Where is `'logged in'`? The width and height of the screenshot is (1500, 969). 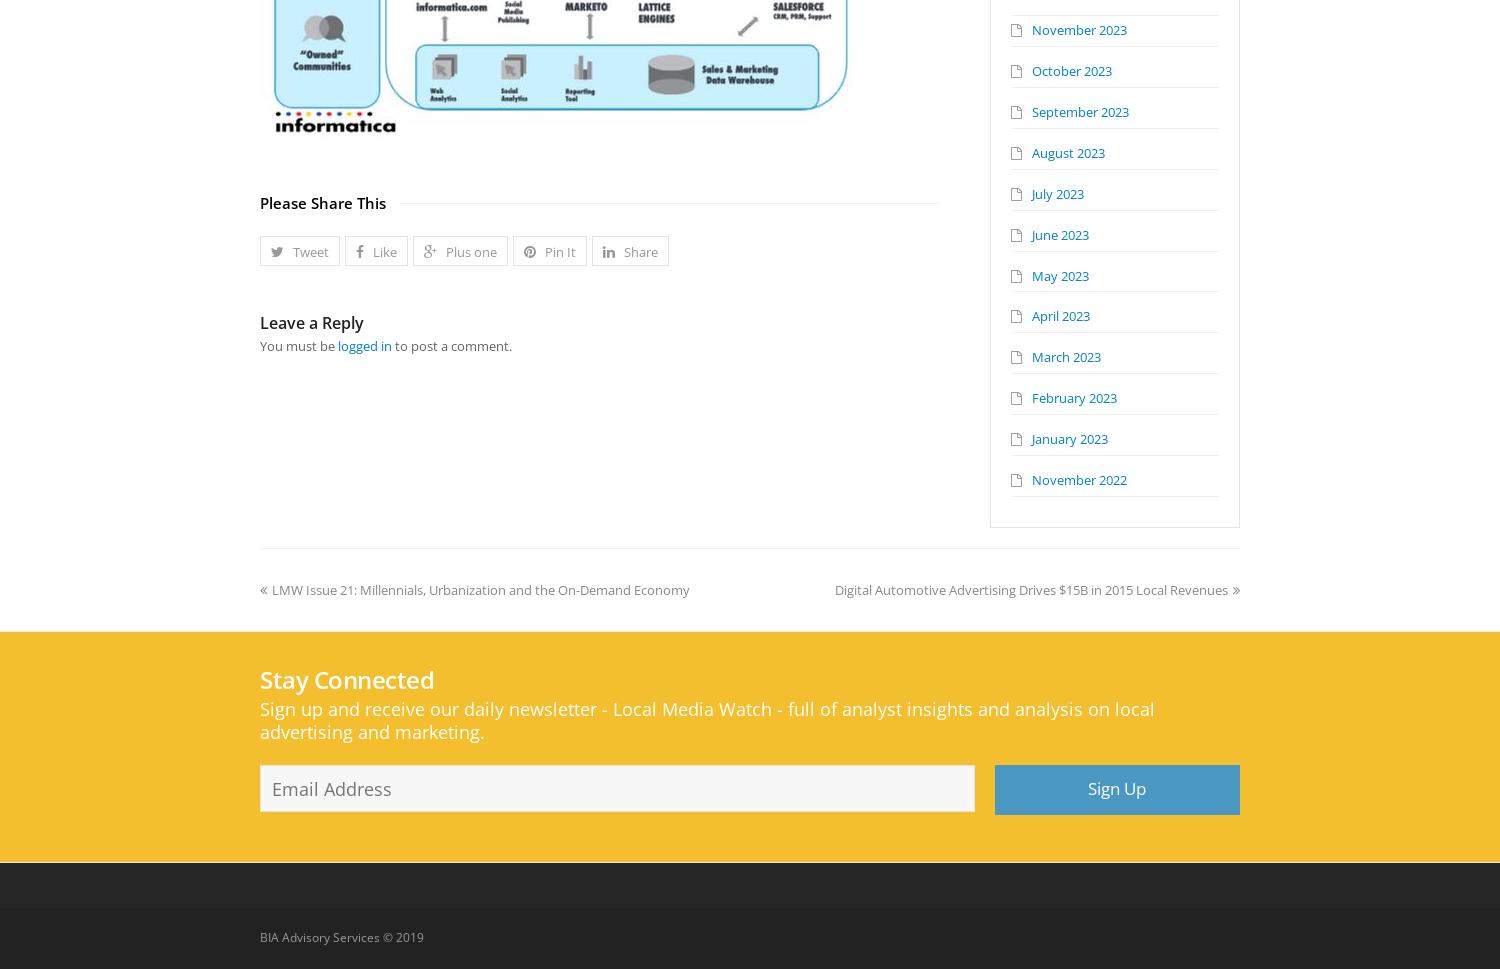 'logged in' is located at coordinates (363, 345).